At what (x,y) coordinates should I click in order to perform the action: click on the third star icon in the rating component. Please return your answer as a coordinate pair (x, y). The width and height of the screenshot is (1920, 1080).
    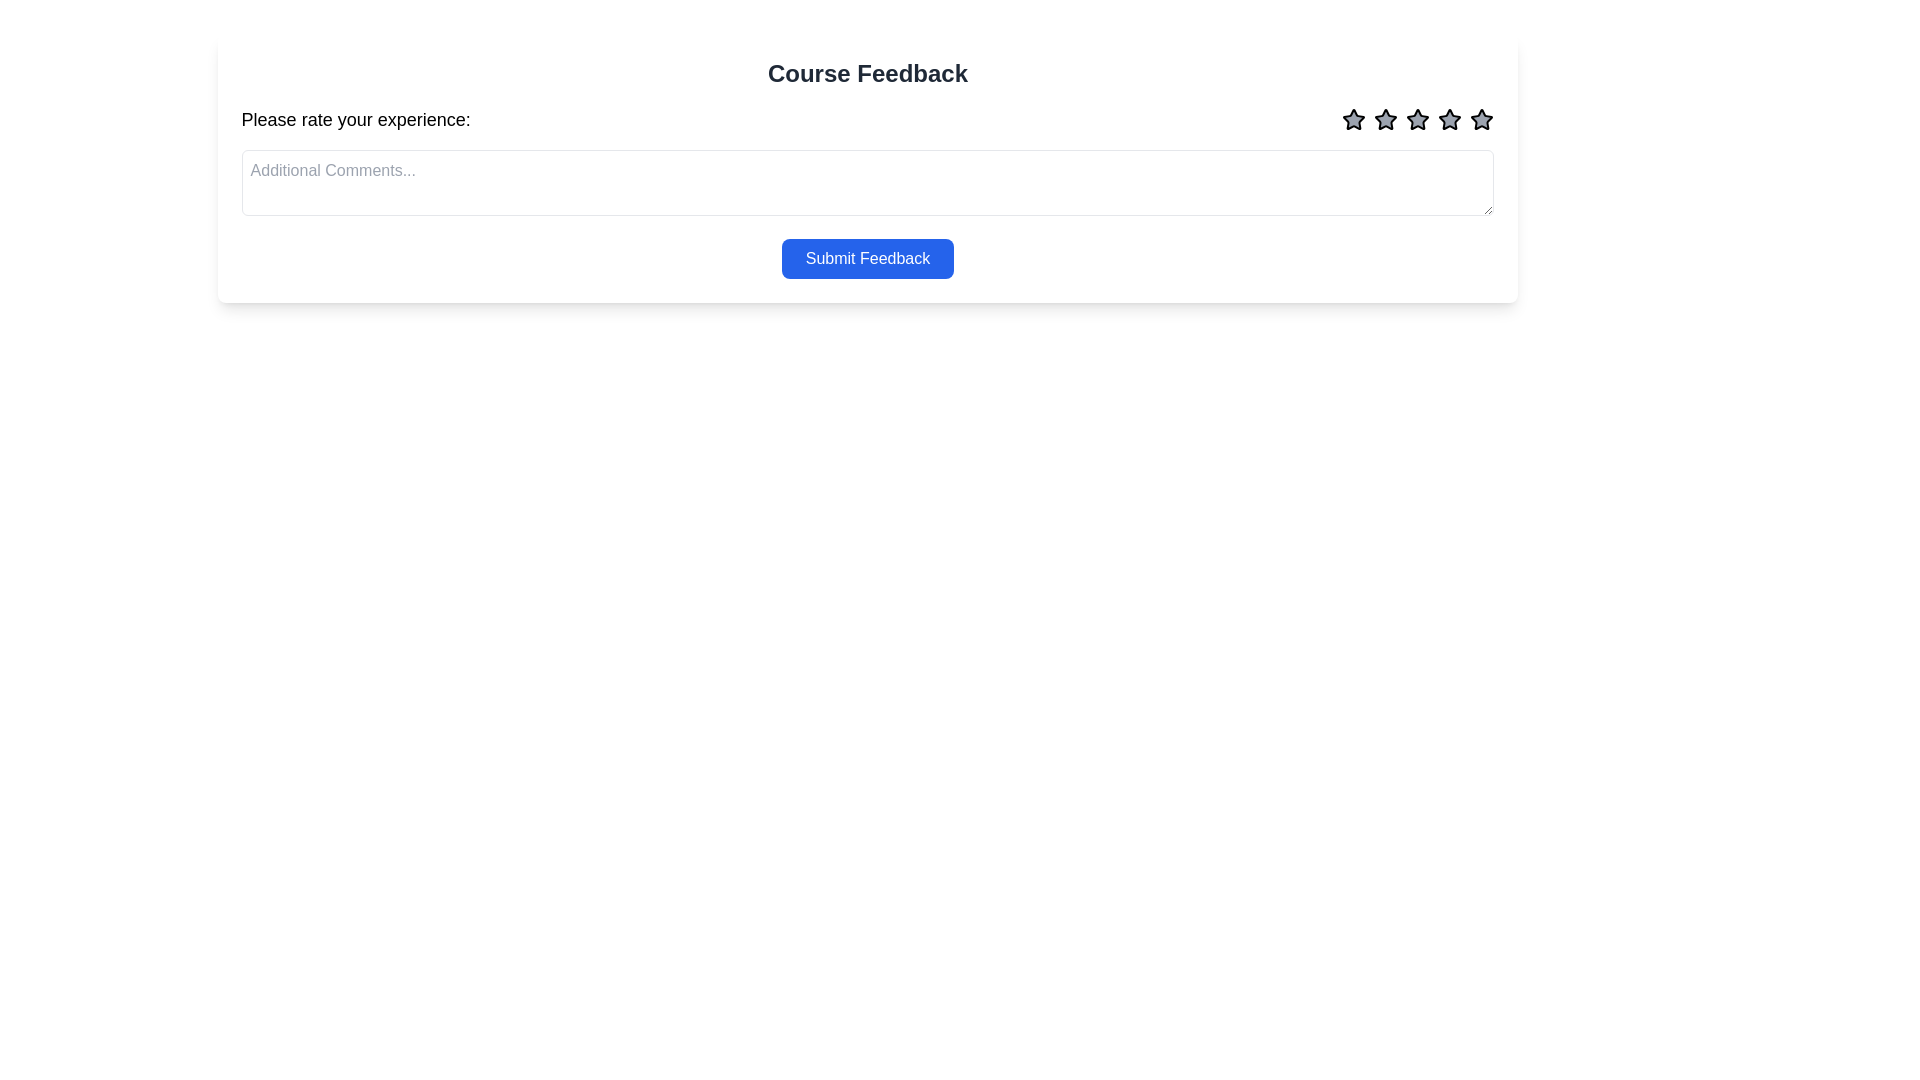
    Looking at the image, I should click on (1385, 119).